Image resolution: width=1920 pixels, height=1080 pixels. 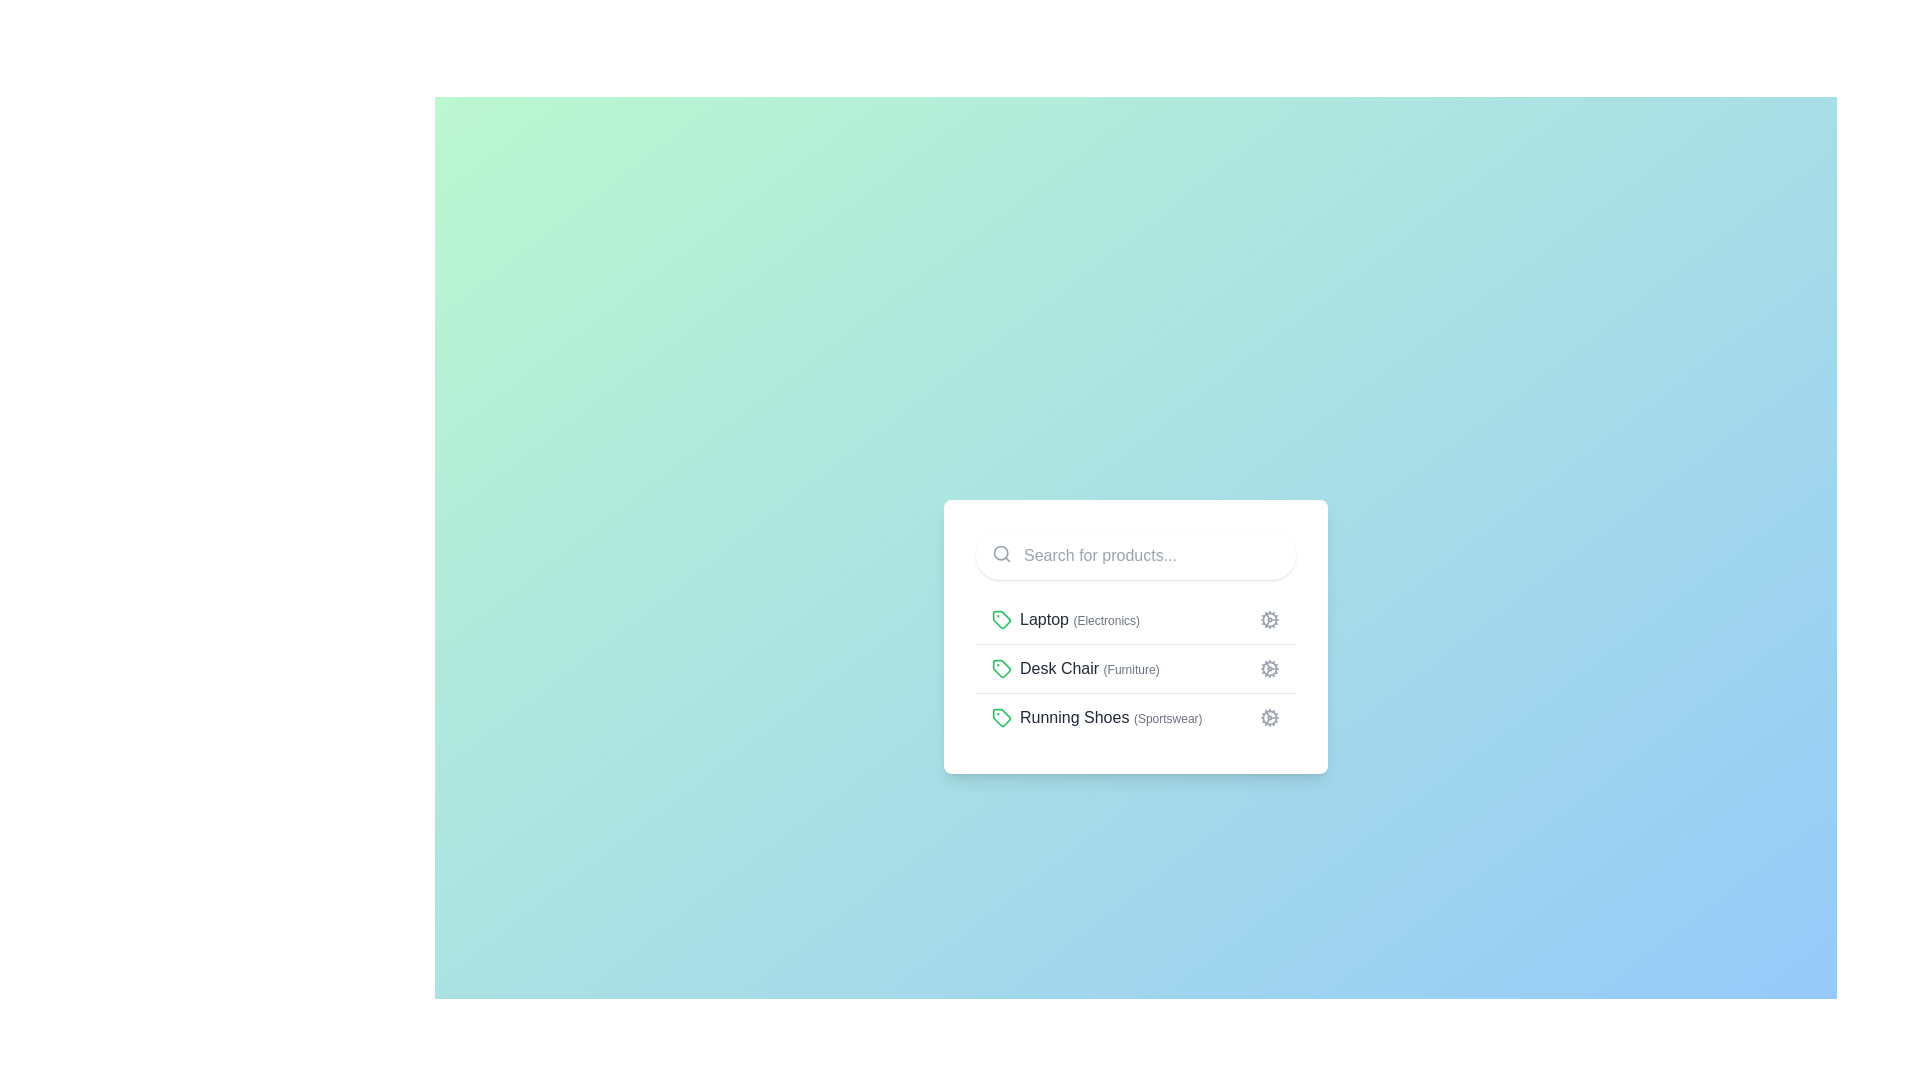 I want to click on the circular search icon element, which is the lens of the magnifying glass, located at the top left corner of the search input field on the white card, so click(x=1001, y=553).